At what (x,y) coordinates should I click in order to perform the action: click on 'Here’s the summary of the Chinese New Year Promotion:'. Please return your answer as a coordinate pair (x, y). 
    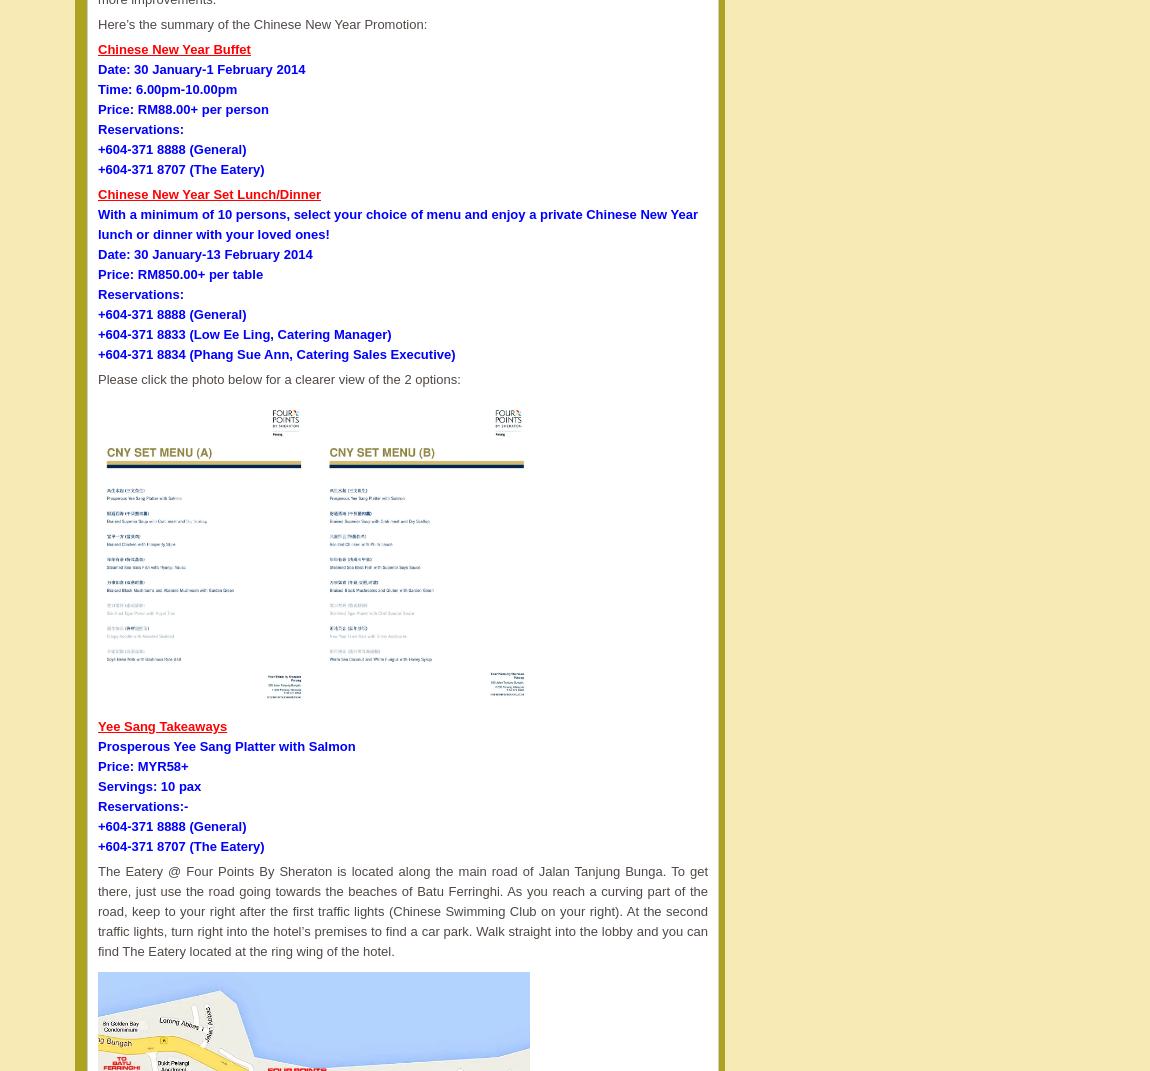
    Looking at the image, I should click on (96, 22).